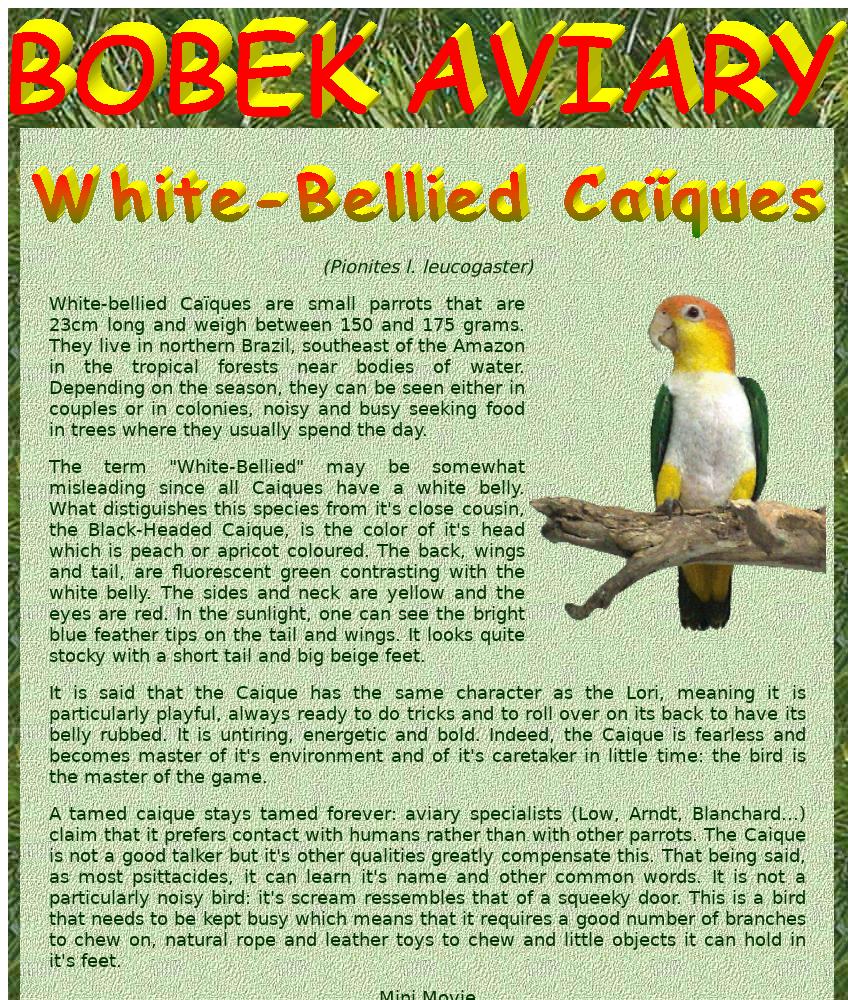  I want to click on '.', so click(703, 876).